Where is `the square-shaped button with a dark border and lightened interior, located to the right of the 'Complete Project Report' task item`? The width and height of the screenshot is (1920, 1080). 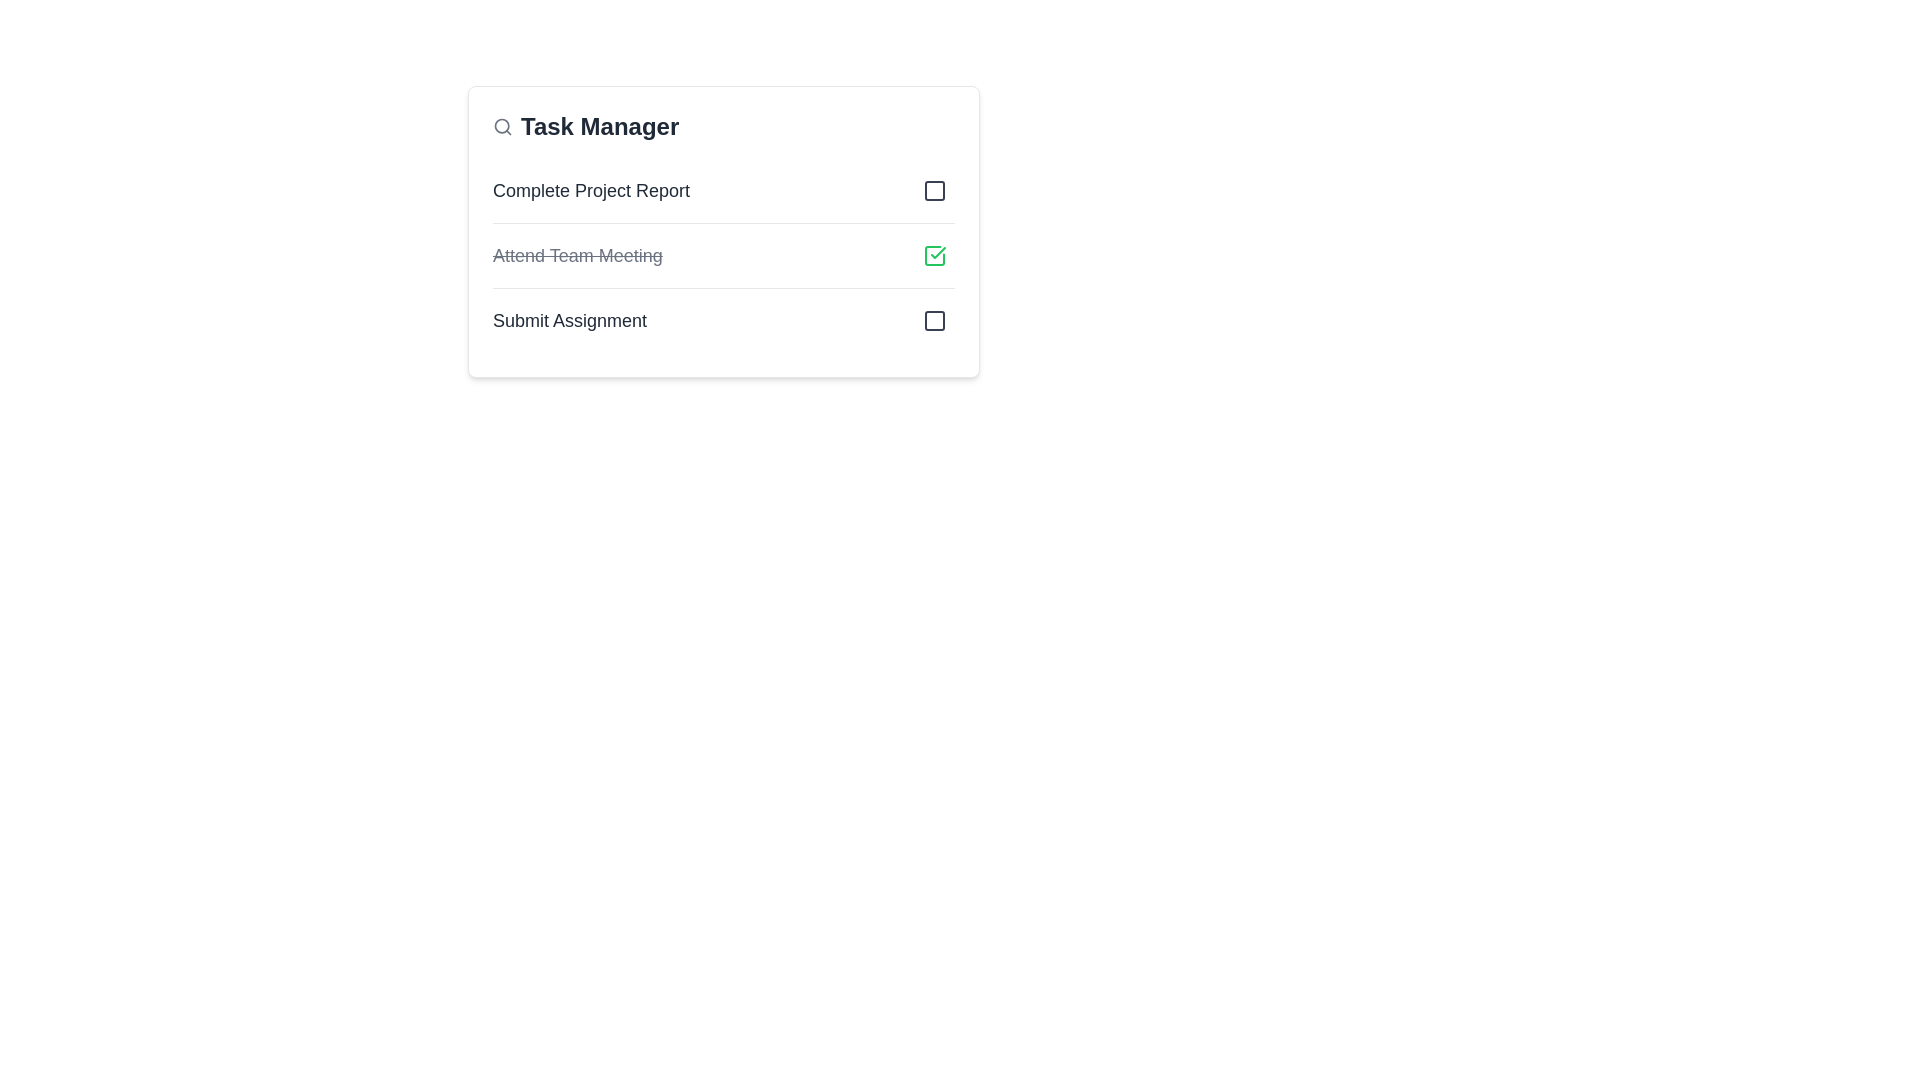
the square-shaped button with a dark border and lightened interior, located to the right of the 'Complete Project Report' task item is located at coordinates (934, 191).